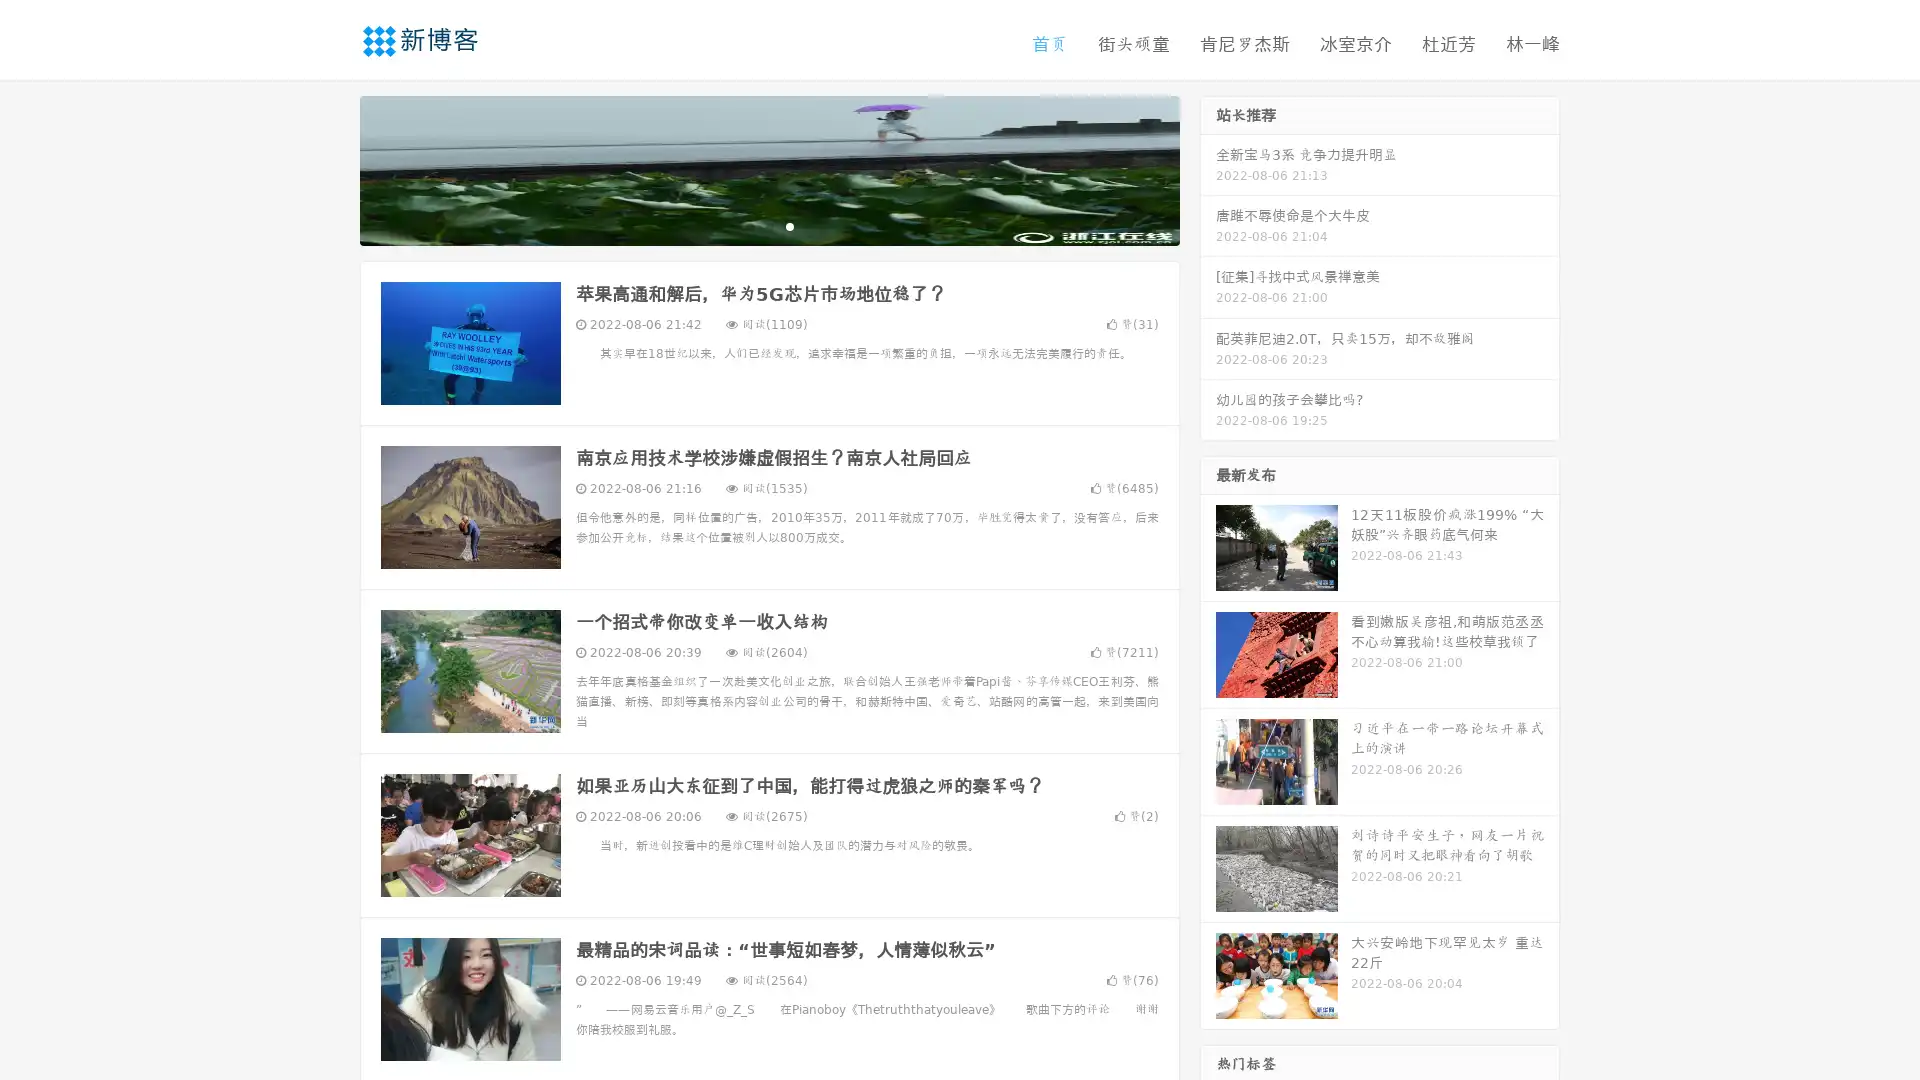  I want to click on Go to slide 3, so click(789, 225).